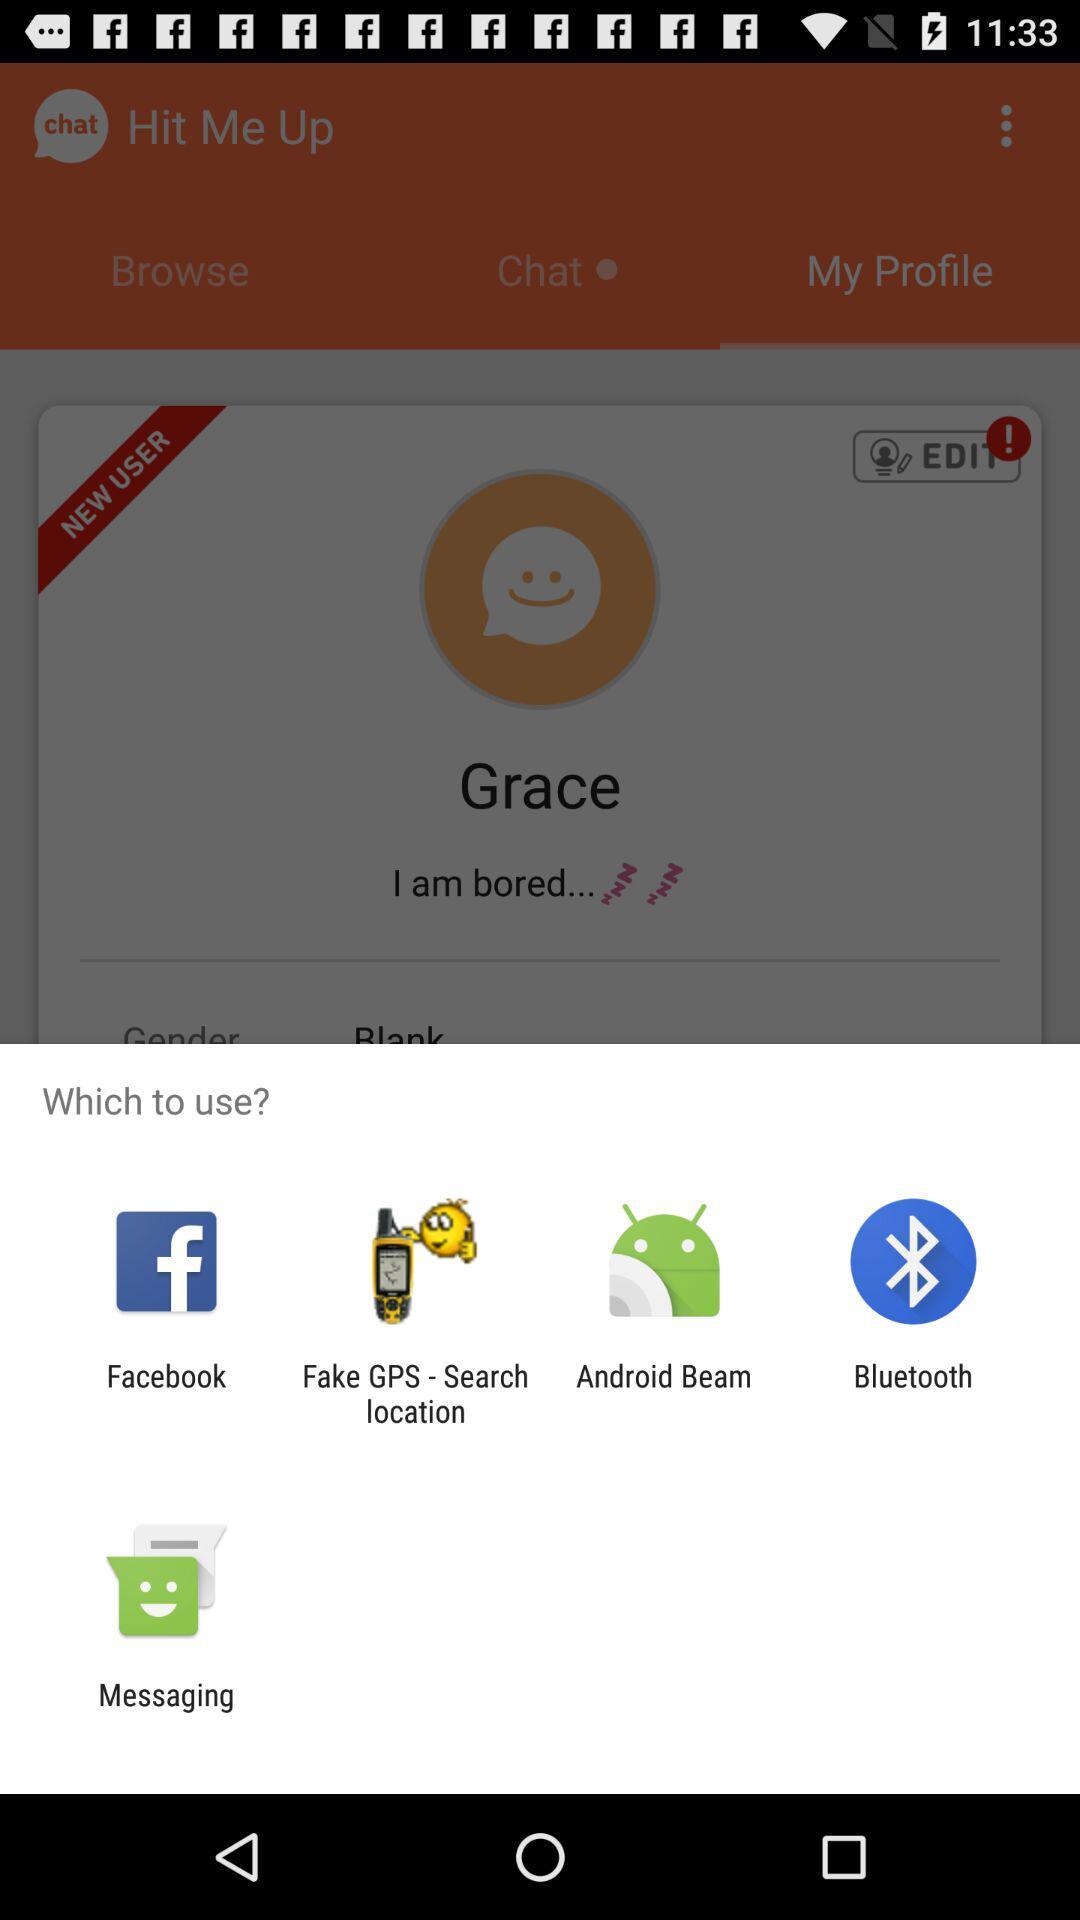 The height and width of the screenshot is (1920, 1080). What do you see at coordinates (664, 1392) in the screenshot?
I see `the item to the right of fake gps search` at bounding box center [664, 1392].